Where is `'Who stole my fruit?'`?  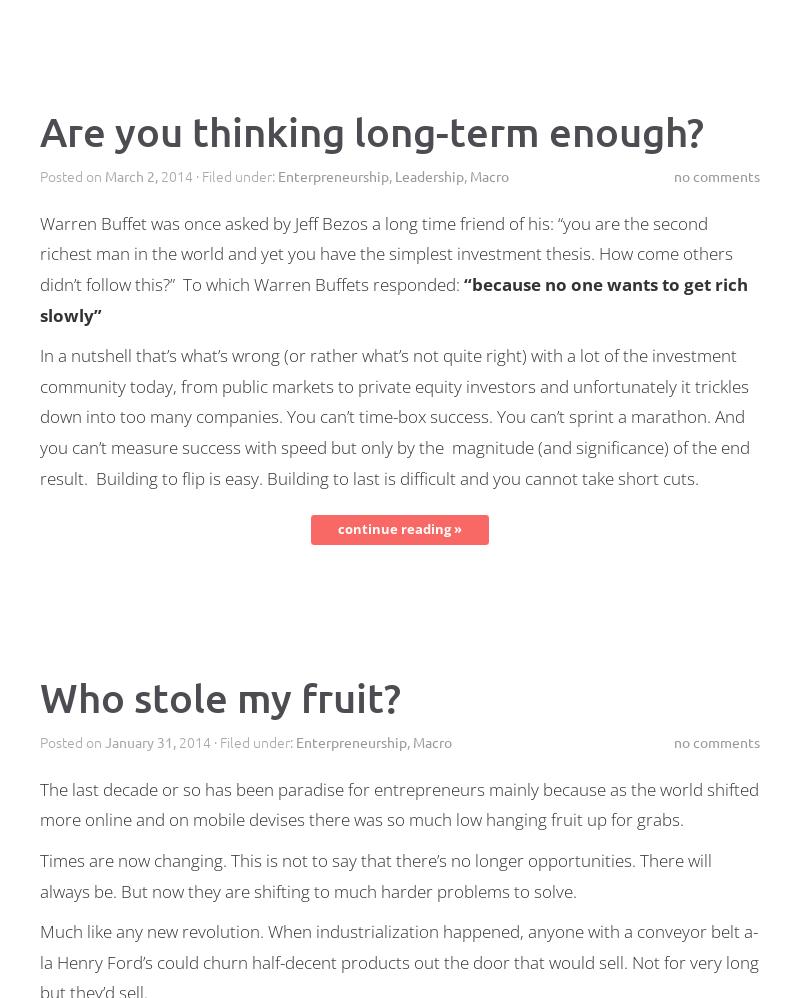 'Who stole my fruit?' is located at coordinates (220, 695).